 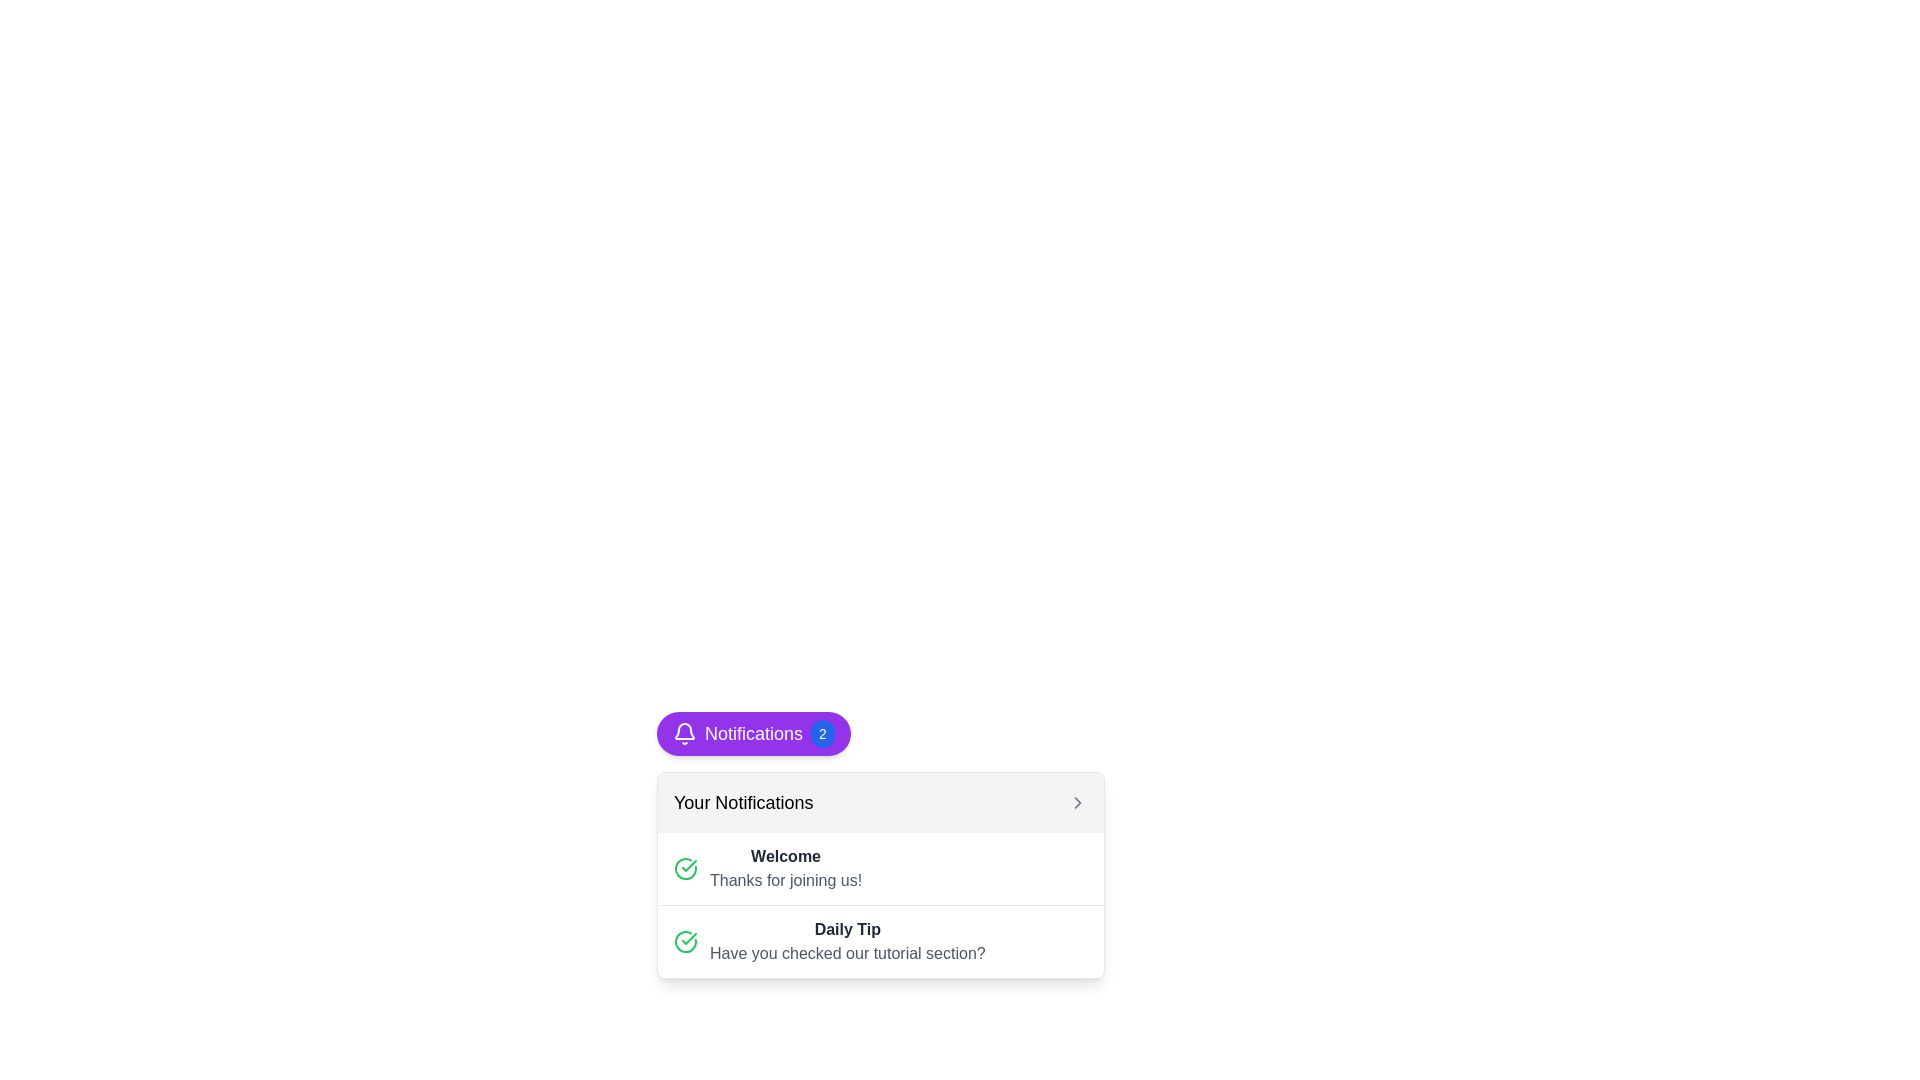 I want to click on the text label that says 'Have you checked our tutorial section?' located below the 'Daily Tip' title in the notification card, so click(x=847, y=952).